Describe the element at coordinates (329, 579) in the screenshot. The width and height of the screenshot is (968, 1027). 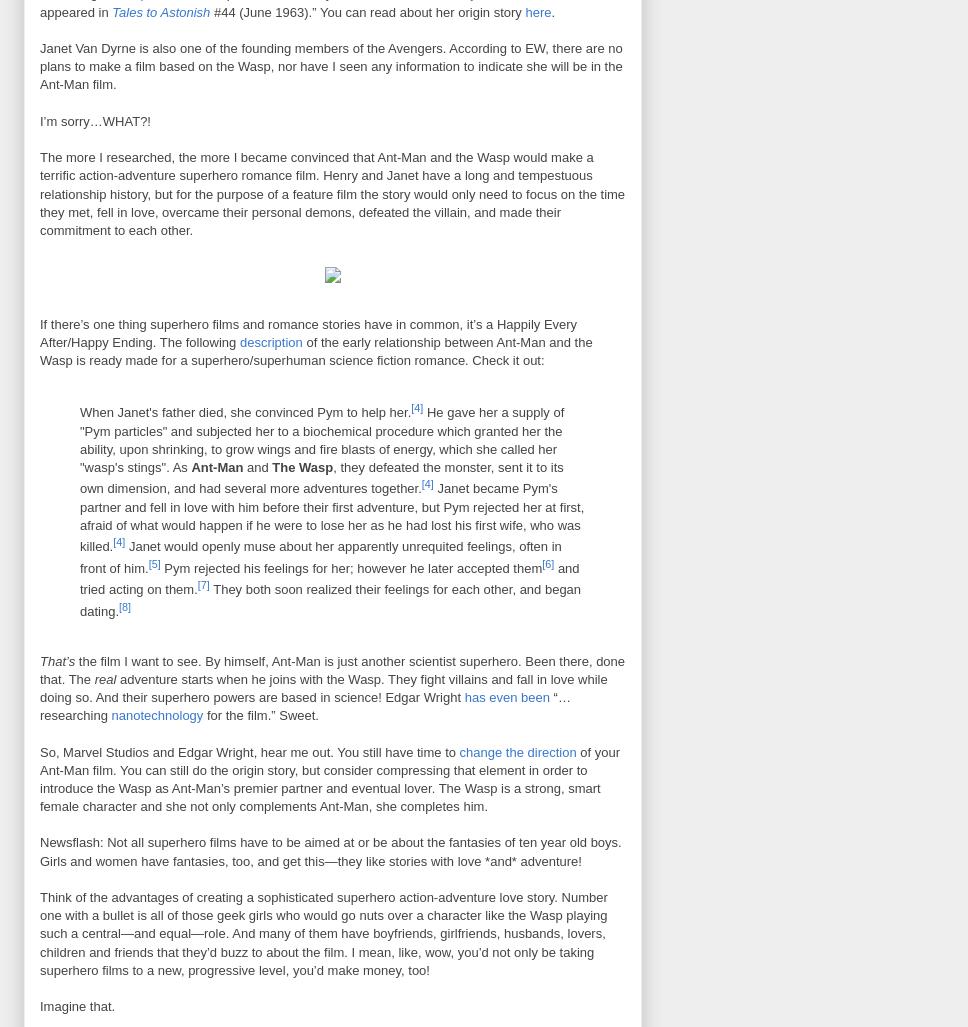
I see `'and tried acting on them.'` at that location.